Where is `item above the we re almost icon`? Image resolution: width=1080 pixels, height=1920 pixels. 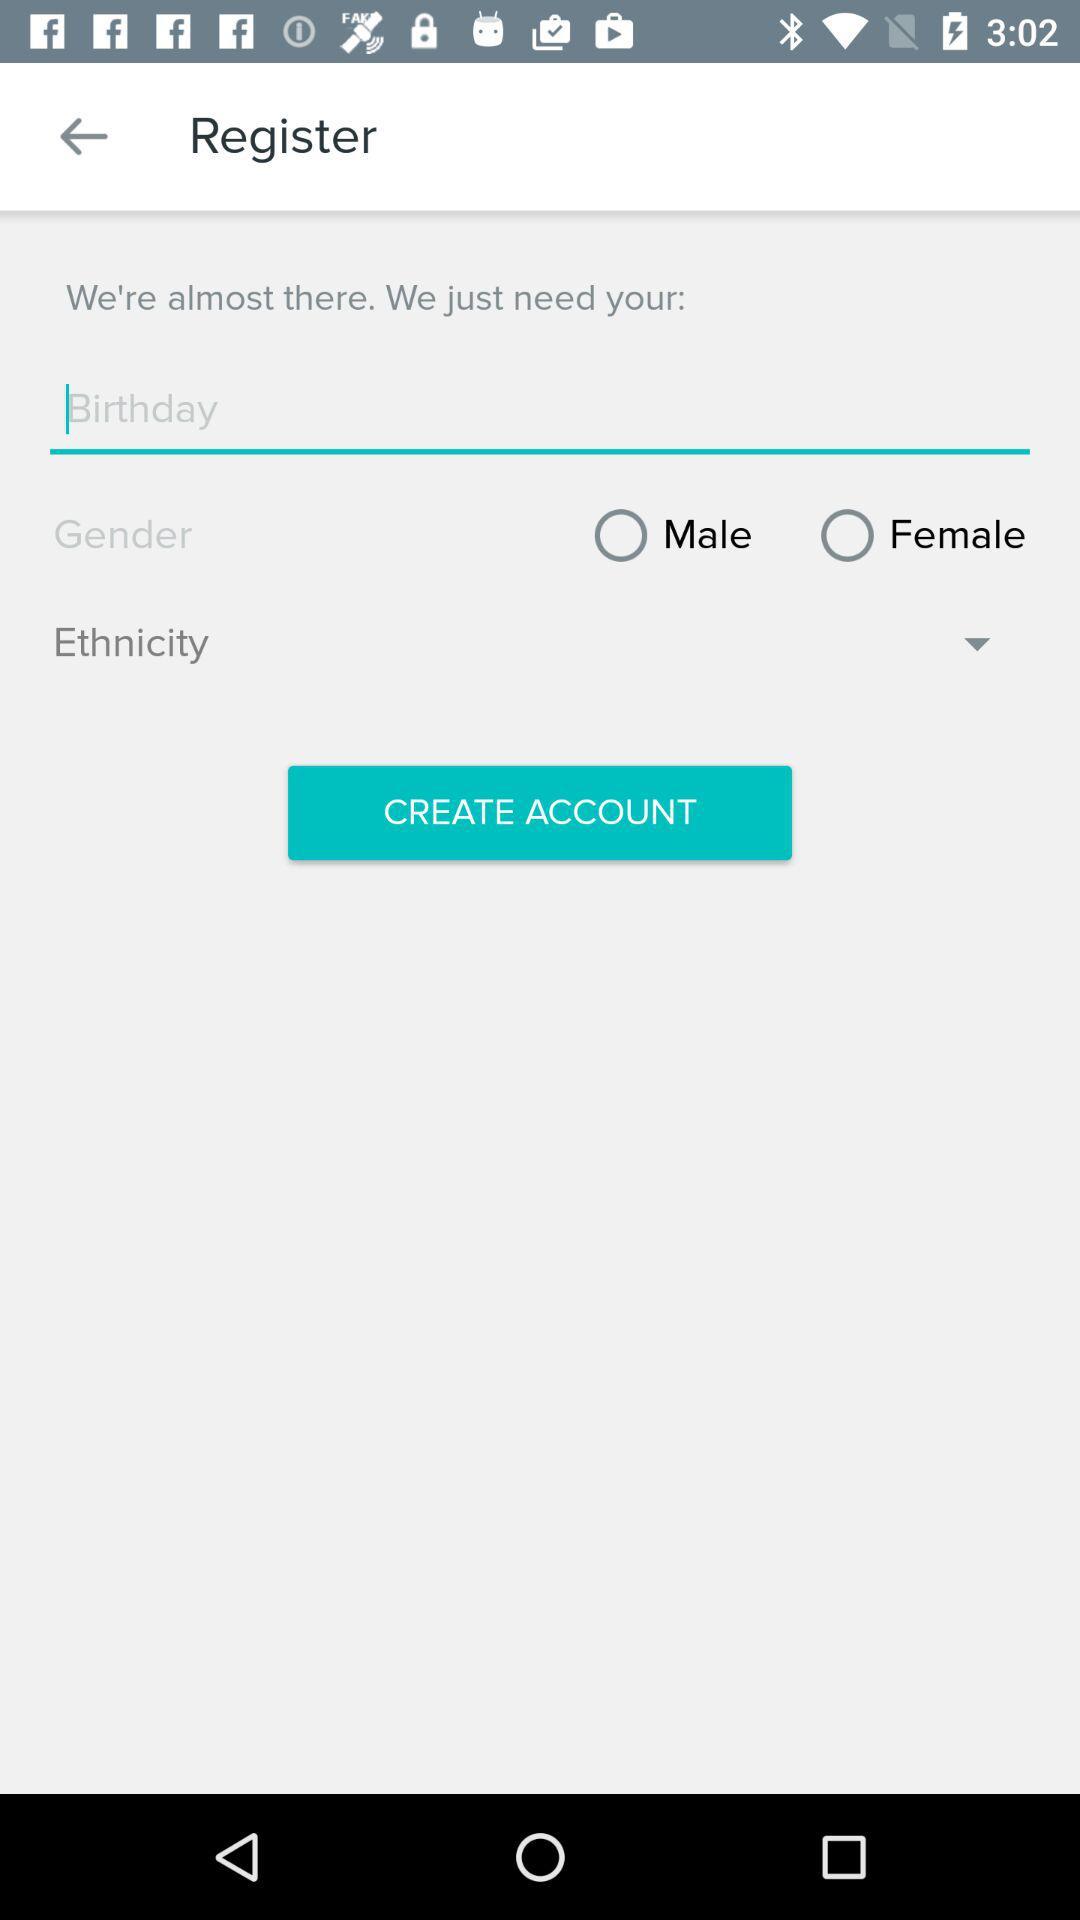 item above the we re almost icon is located at coordinates (83, 135).